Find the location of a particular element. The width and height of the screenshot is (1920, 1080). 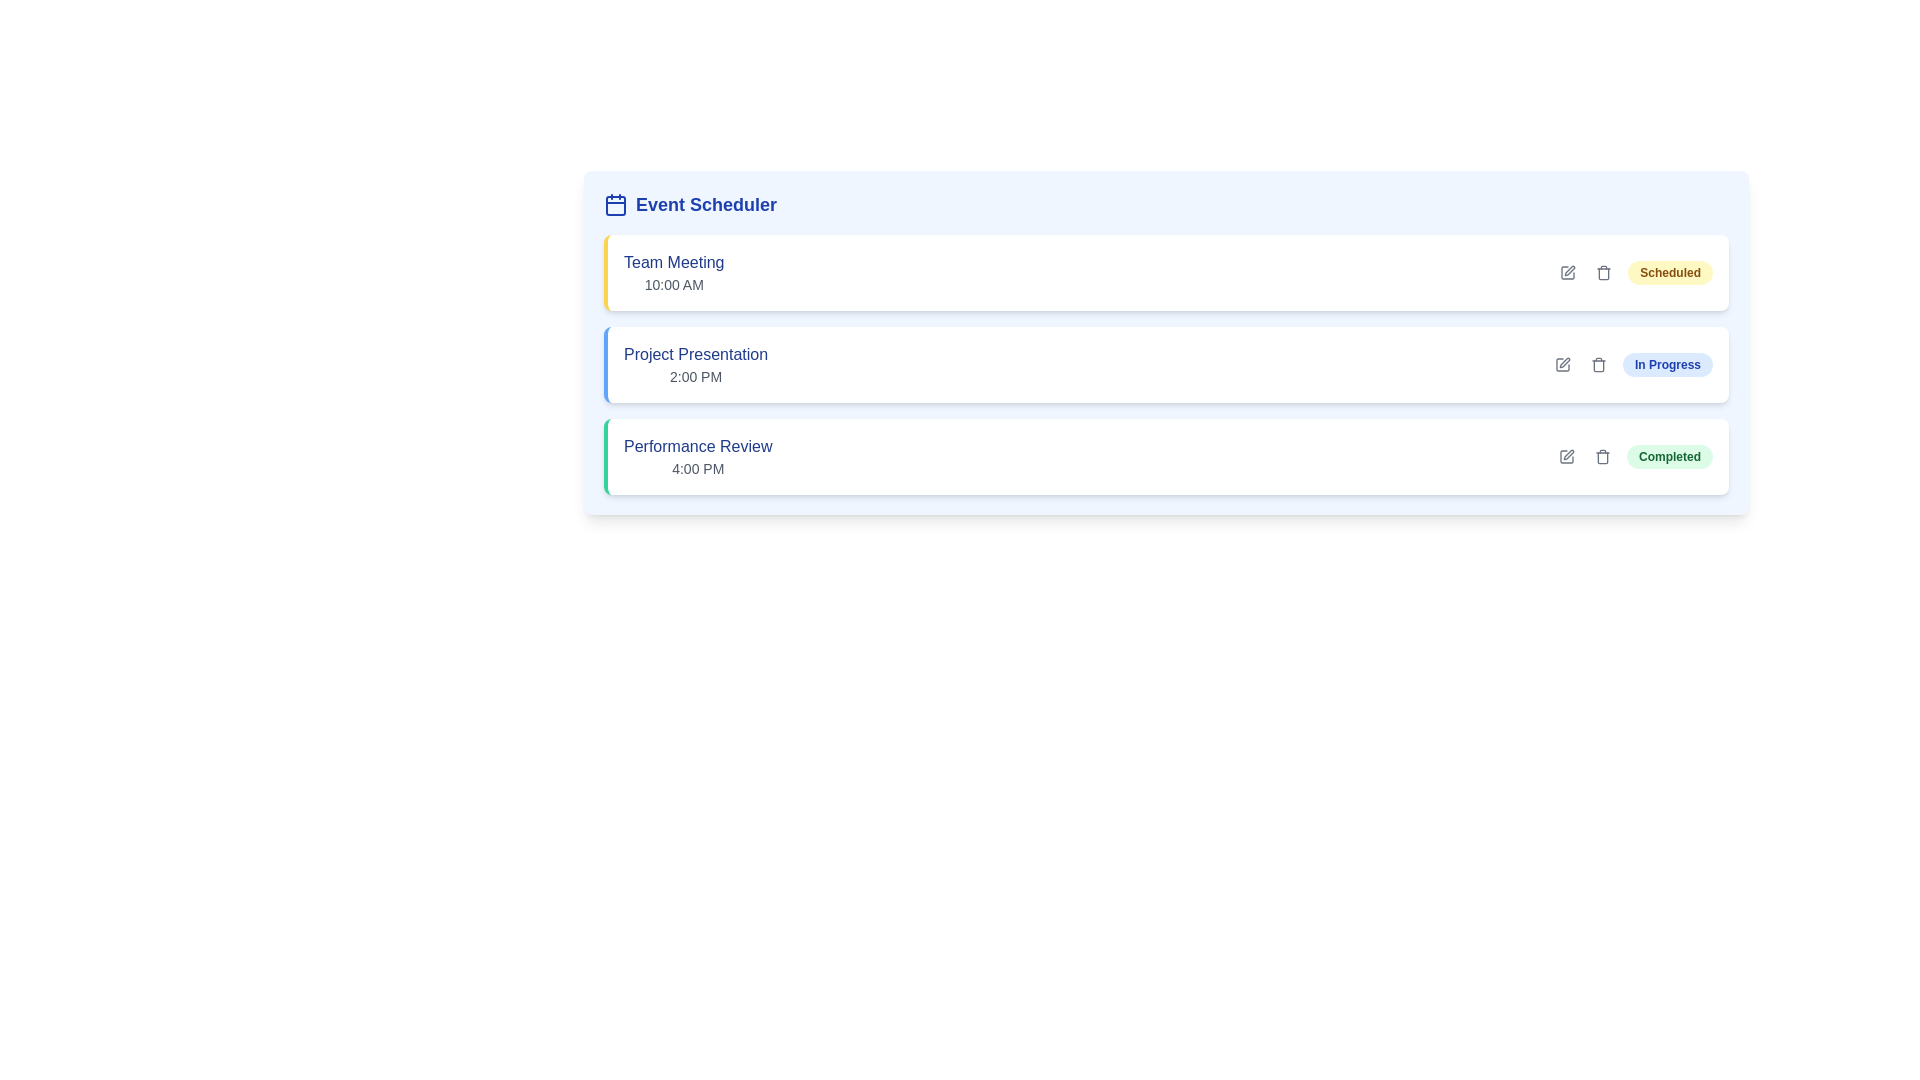

the edit icon located next to the project presentation row, adjacent to the 'In Progress' tag is located at coordinates (1563, 362).